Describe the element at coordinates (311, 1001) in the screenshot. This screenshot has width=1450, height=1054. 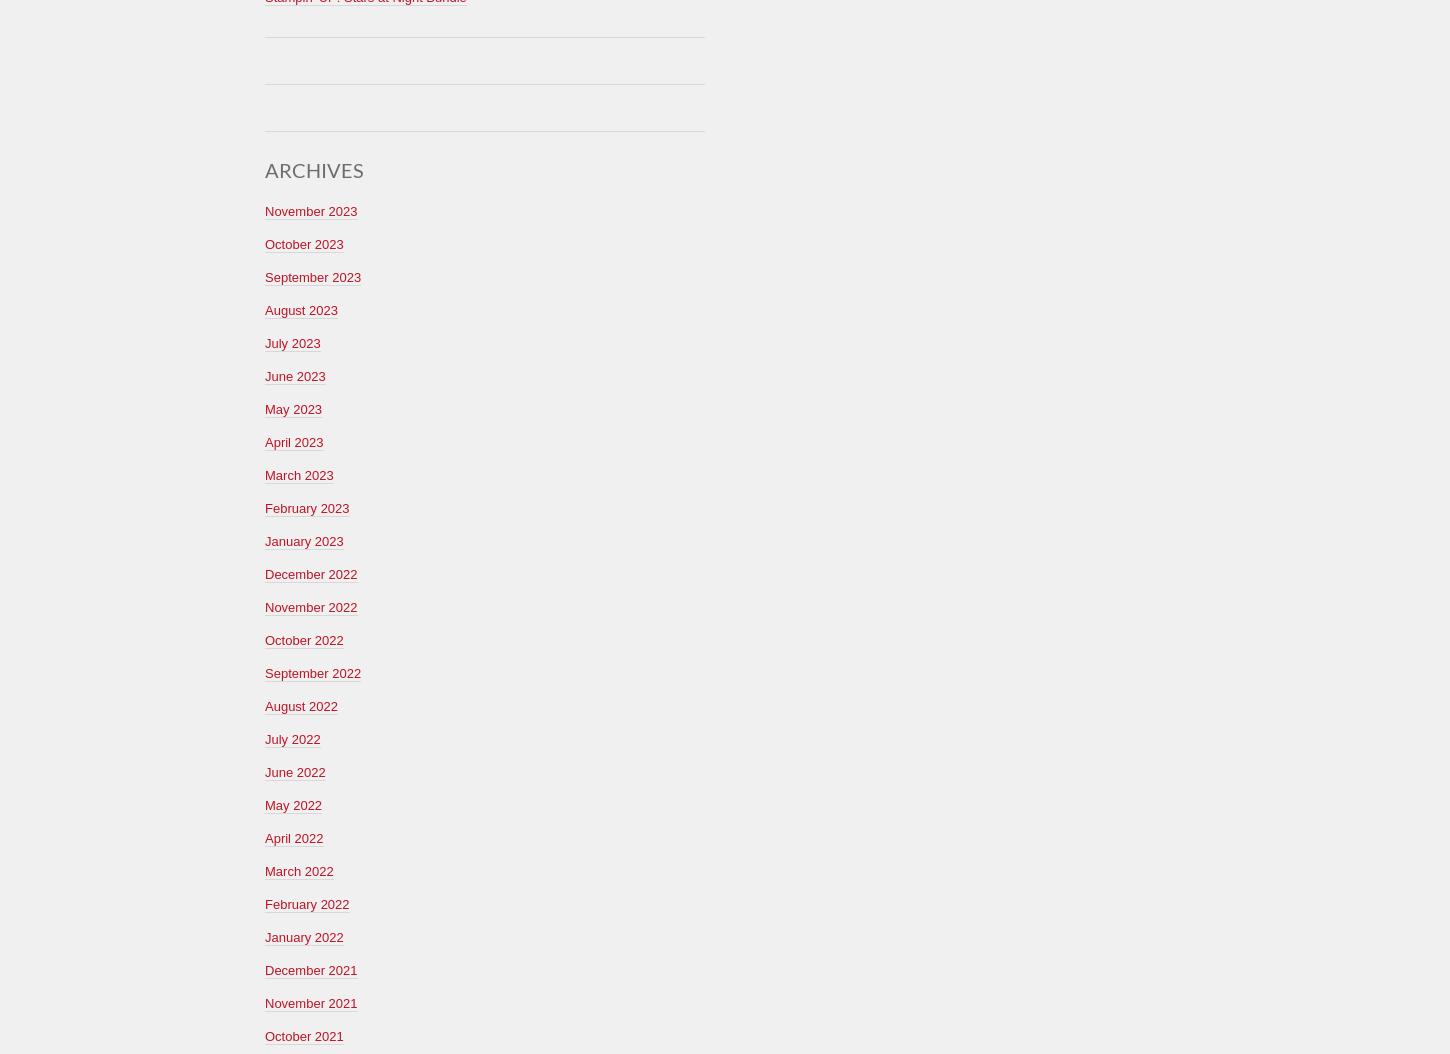
I see `'November 2021'` at that location.